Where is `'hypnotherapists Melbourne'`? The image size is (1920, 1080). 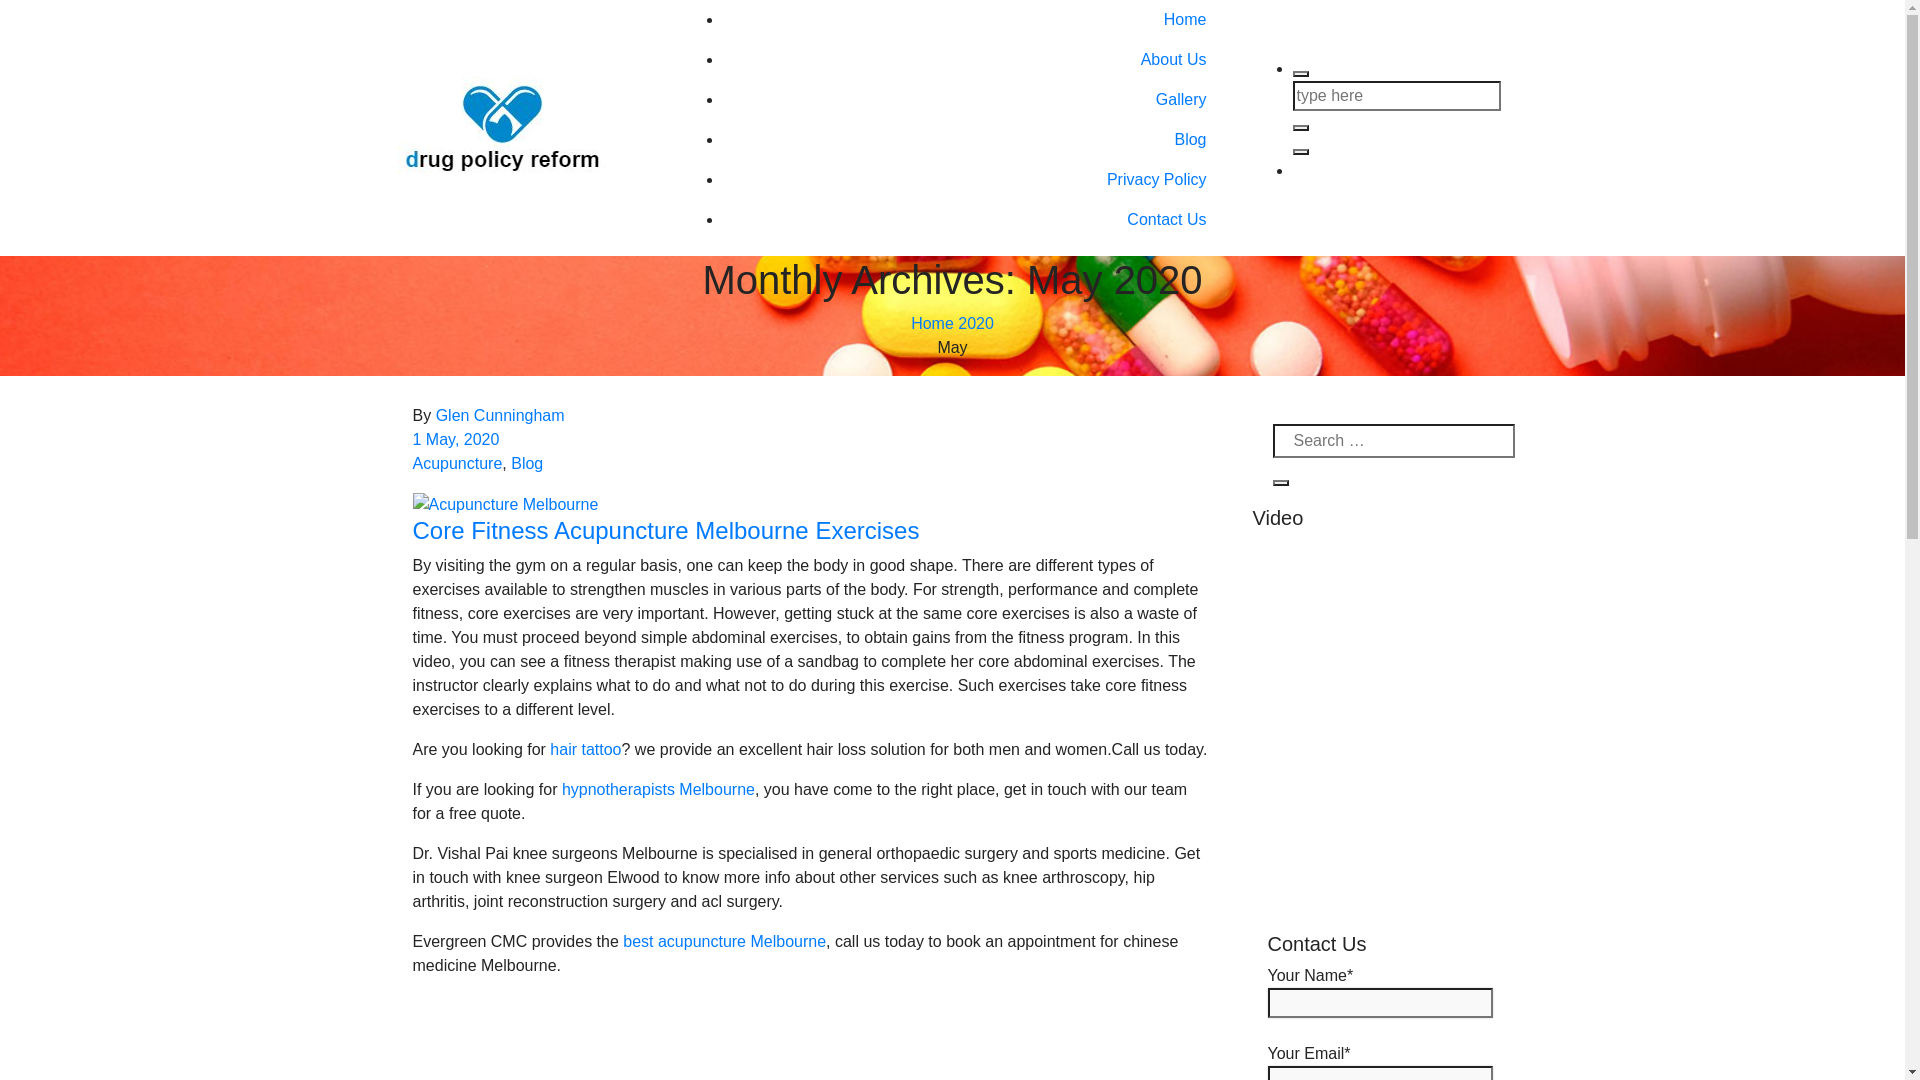 'hypnotherapists Melbourne' is located at coordinates (658, 788).